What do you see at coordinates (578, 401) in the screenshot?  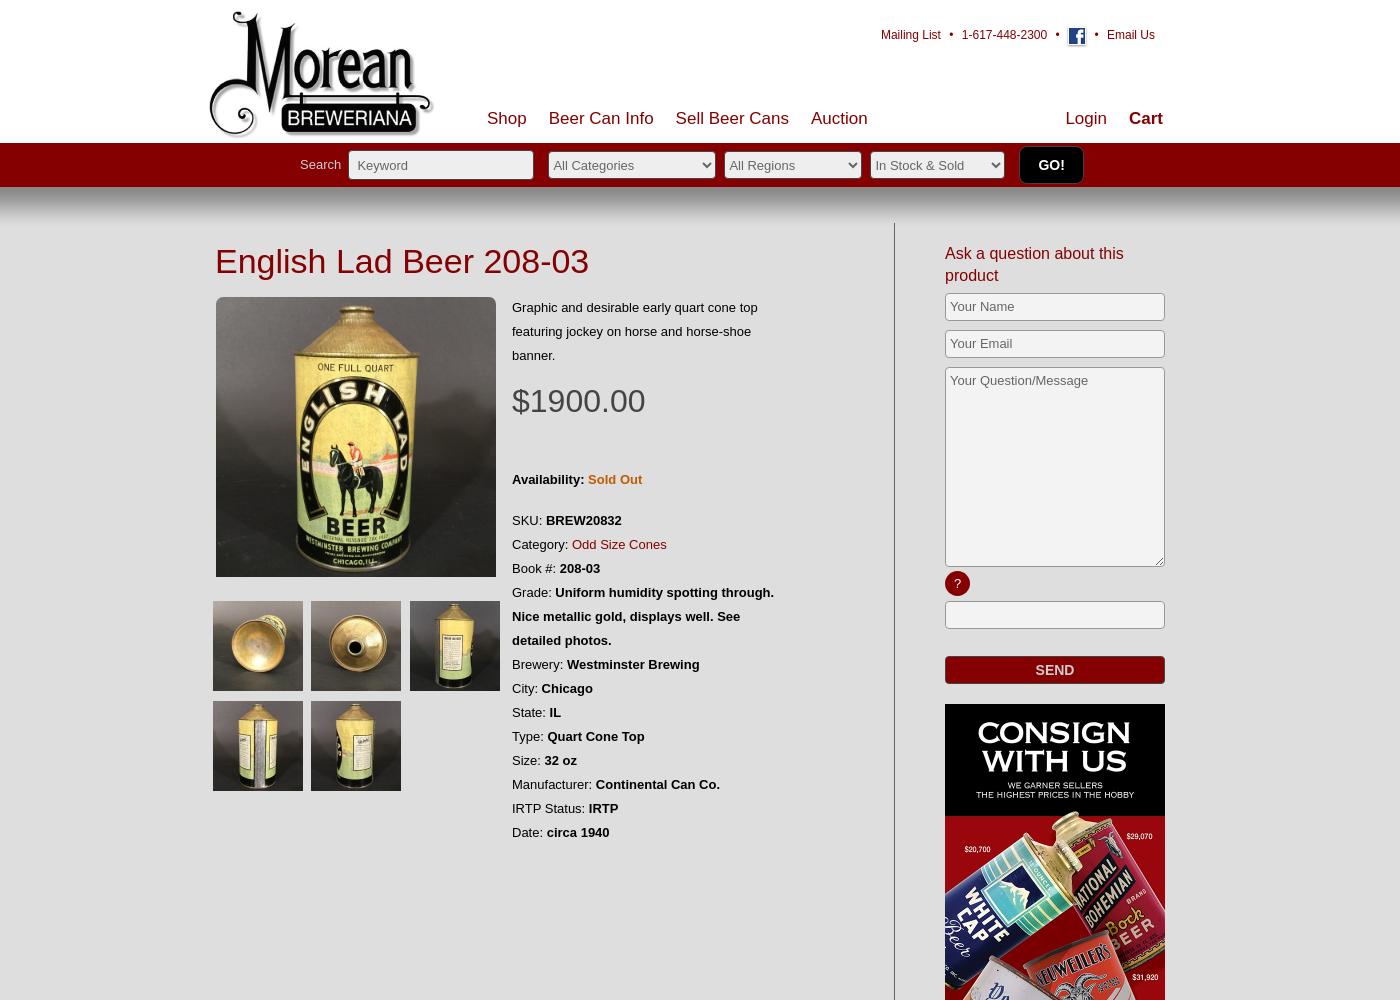 I see `'$1900.00'` at bounding box center [578, 401].